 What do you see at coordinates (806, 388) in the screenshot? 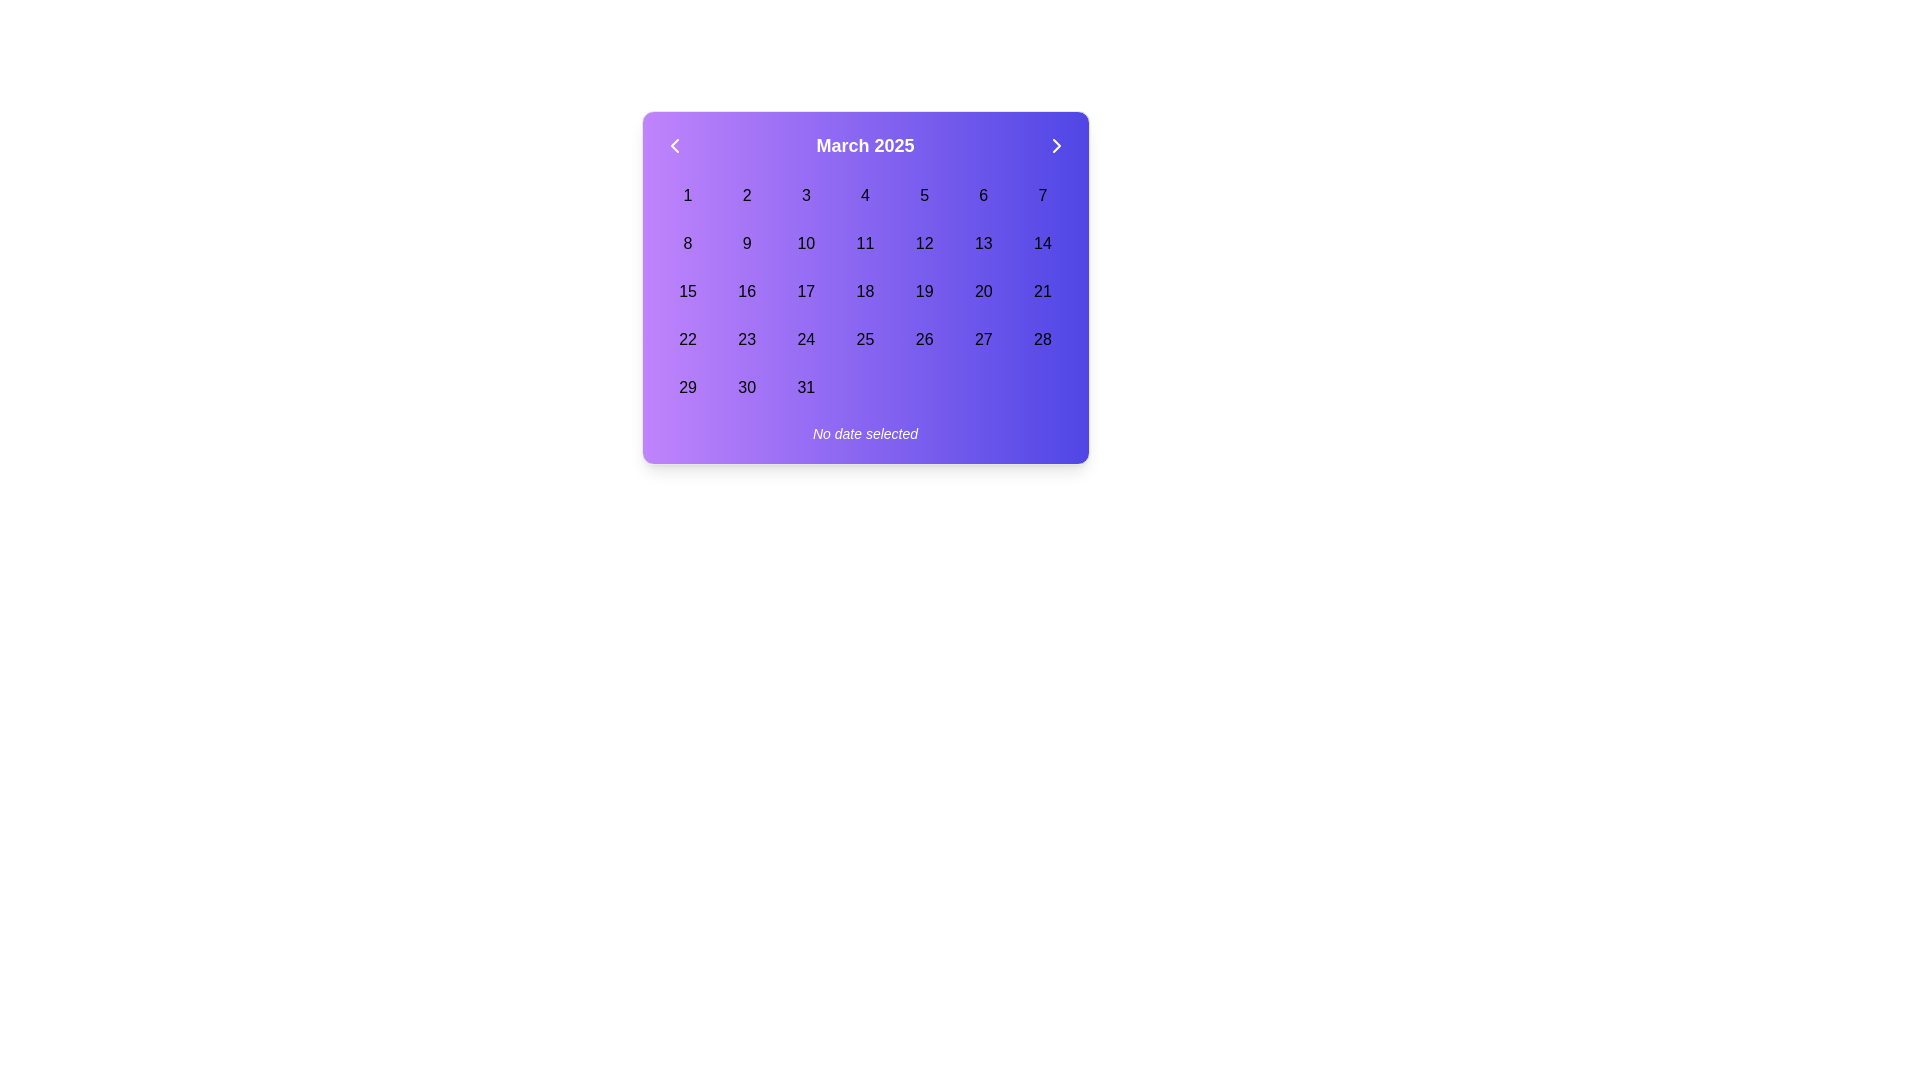
I see `the button indicating the date '31' in the calendar` at bounding box center [806, 388].